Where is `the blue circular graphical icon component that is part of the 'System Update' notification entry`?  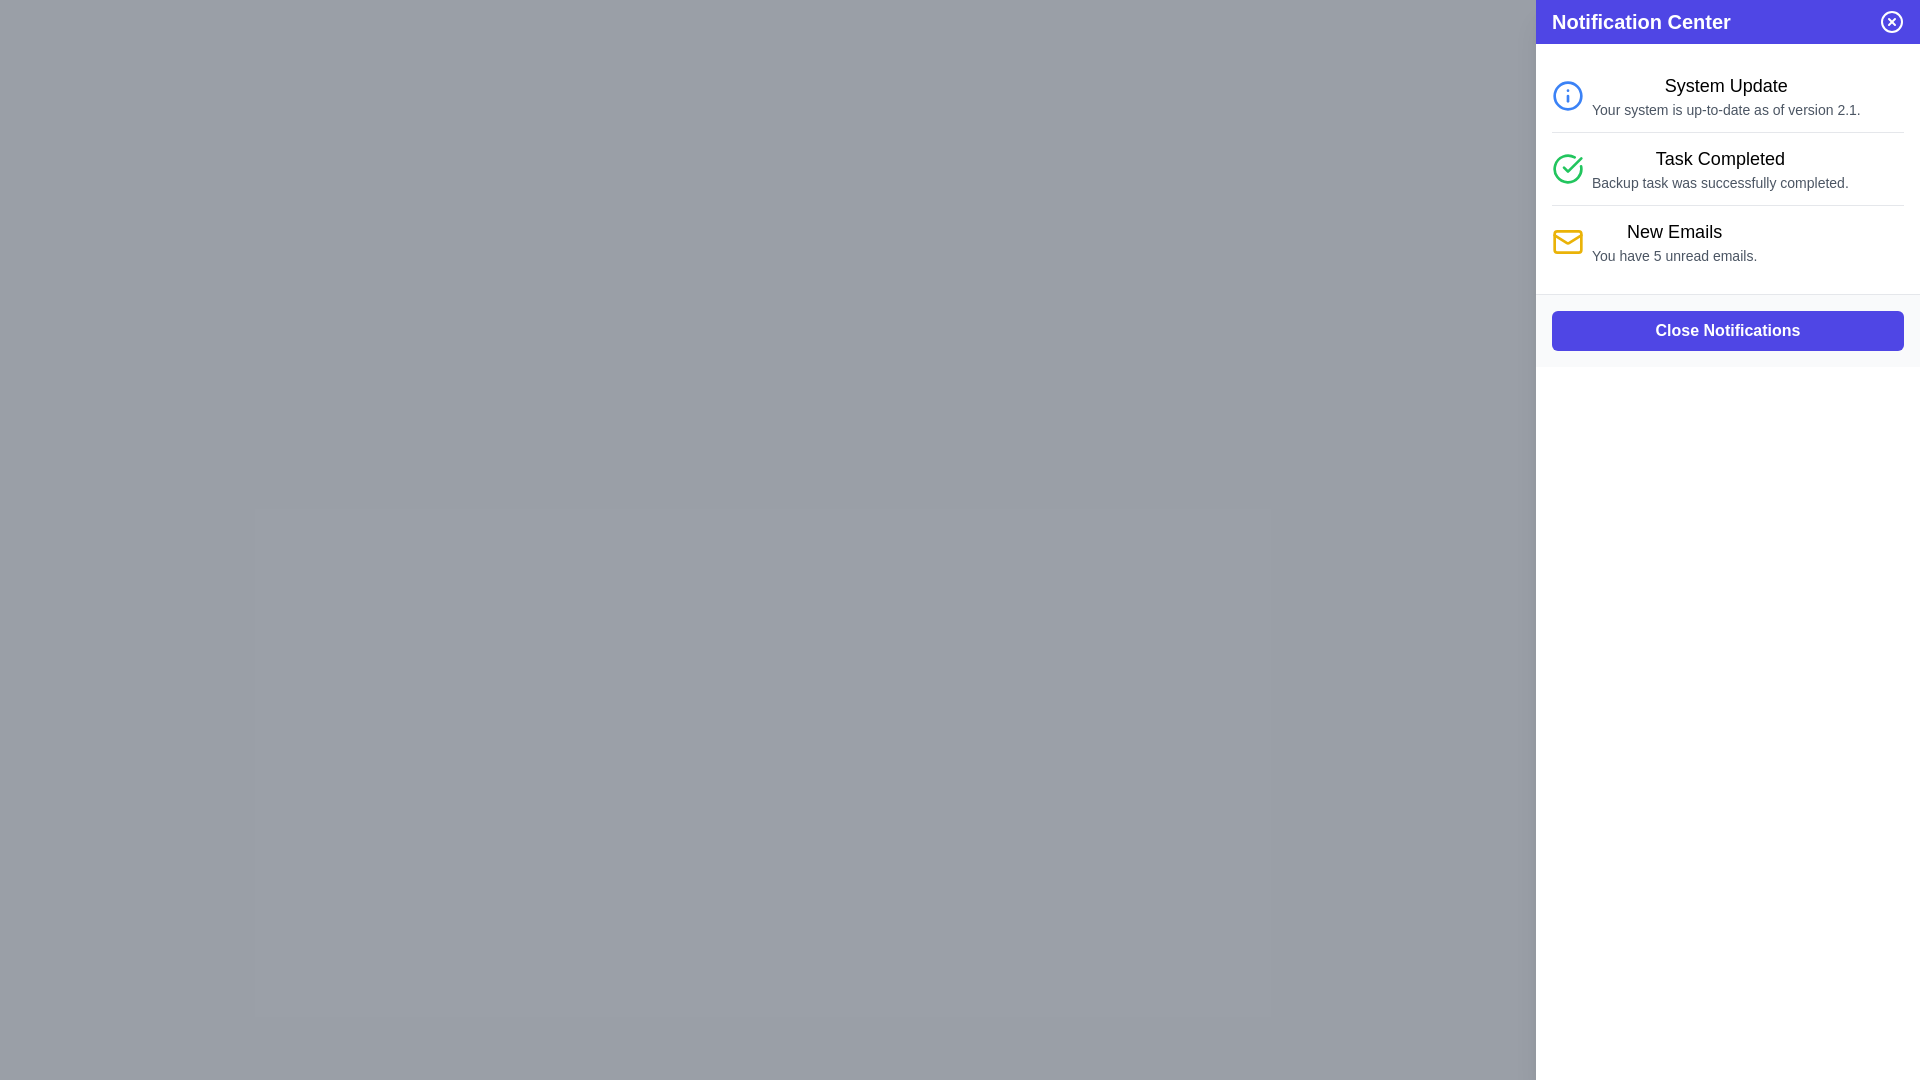 the blue circular graphical icon component that is part of the 'System Update' notification entry is located at coordinates (1567, 96).